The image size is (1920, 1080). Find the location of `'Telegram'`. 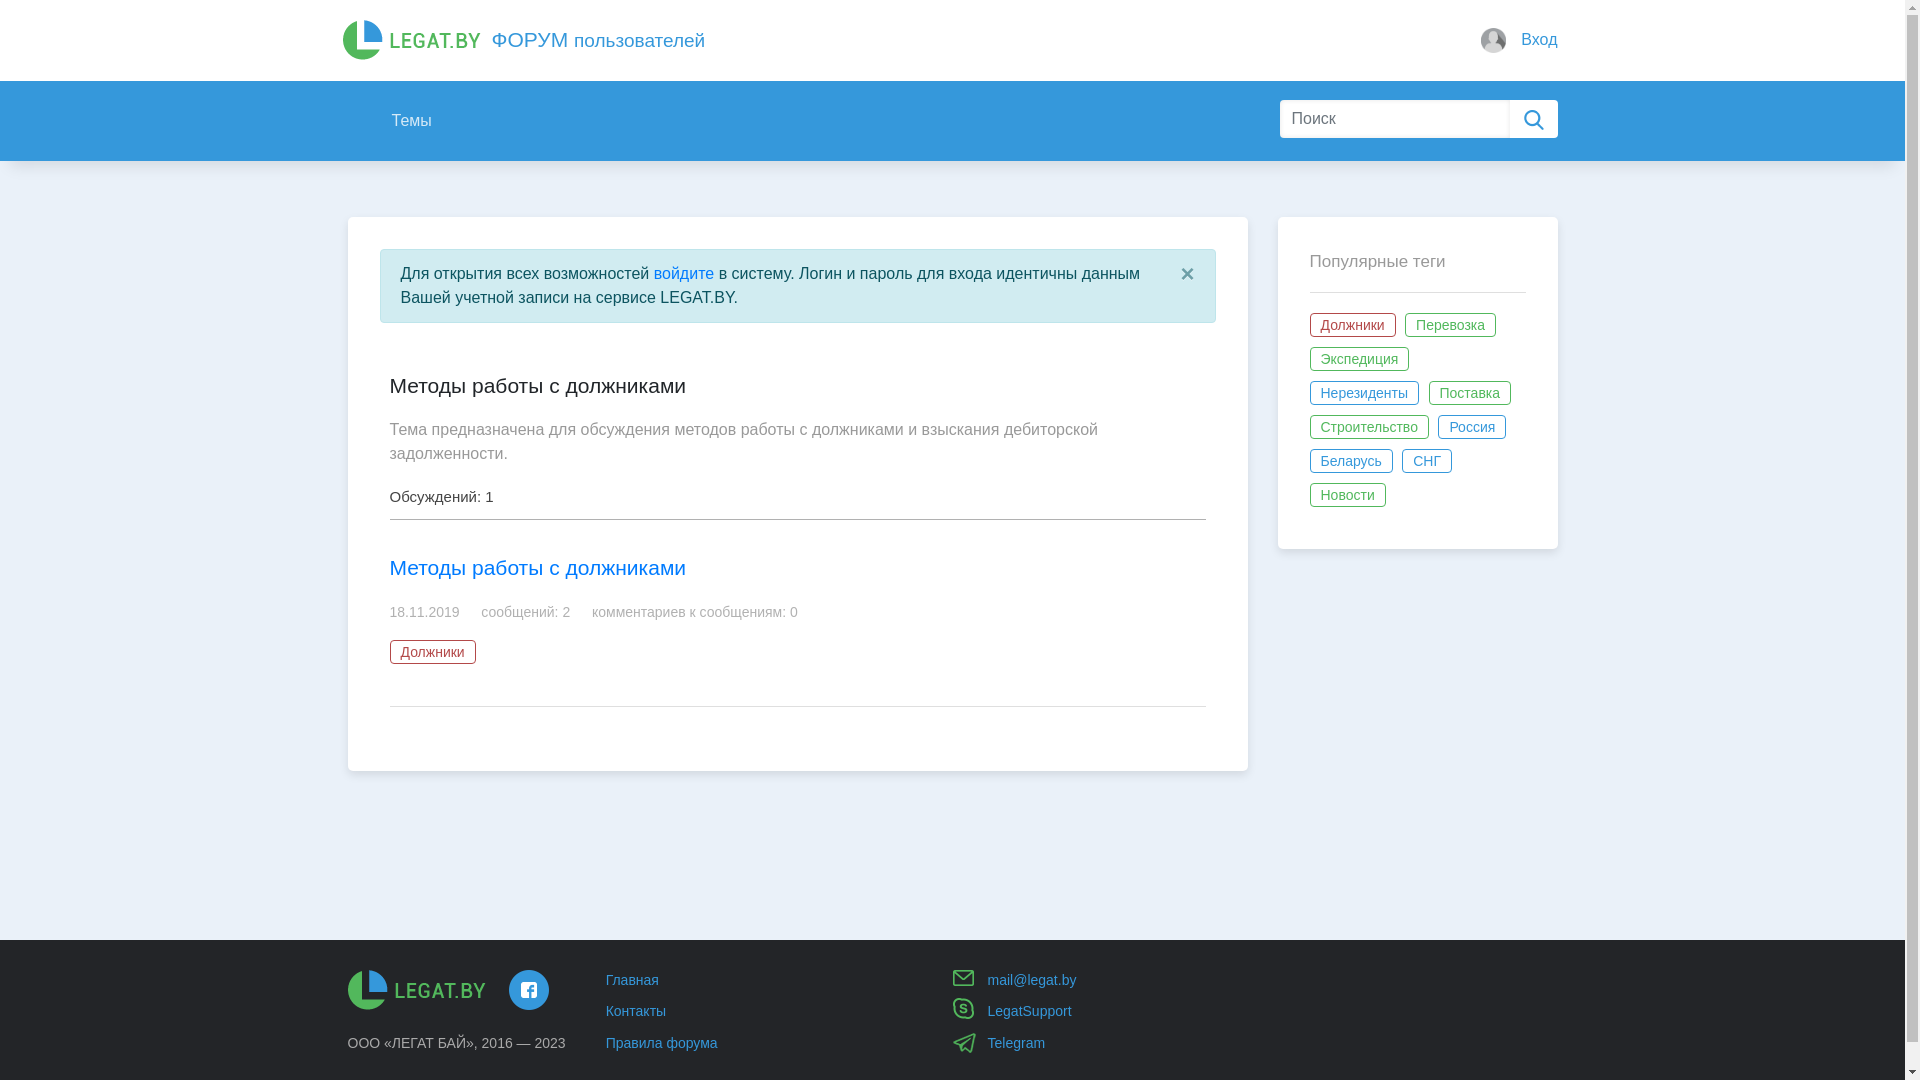

'Telegram' is located at coordinates (1017, 1041).